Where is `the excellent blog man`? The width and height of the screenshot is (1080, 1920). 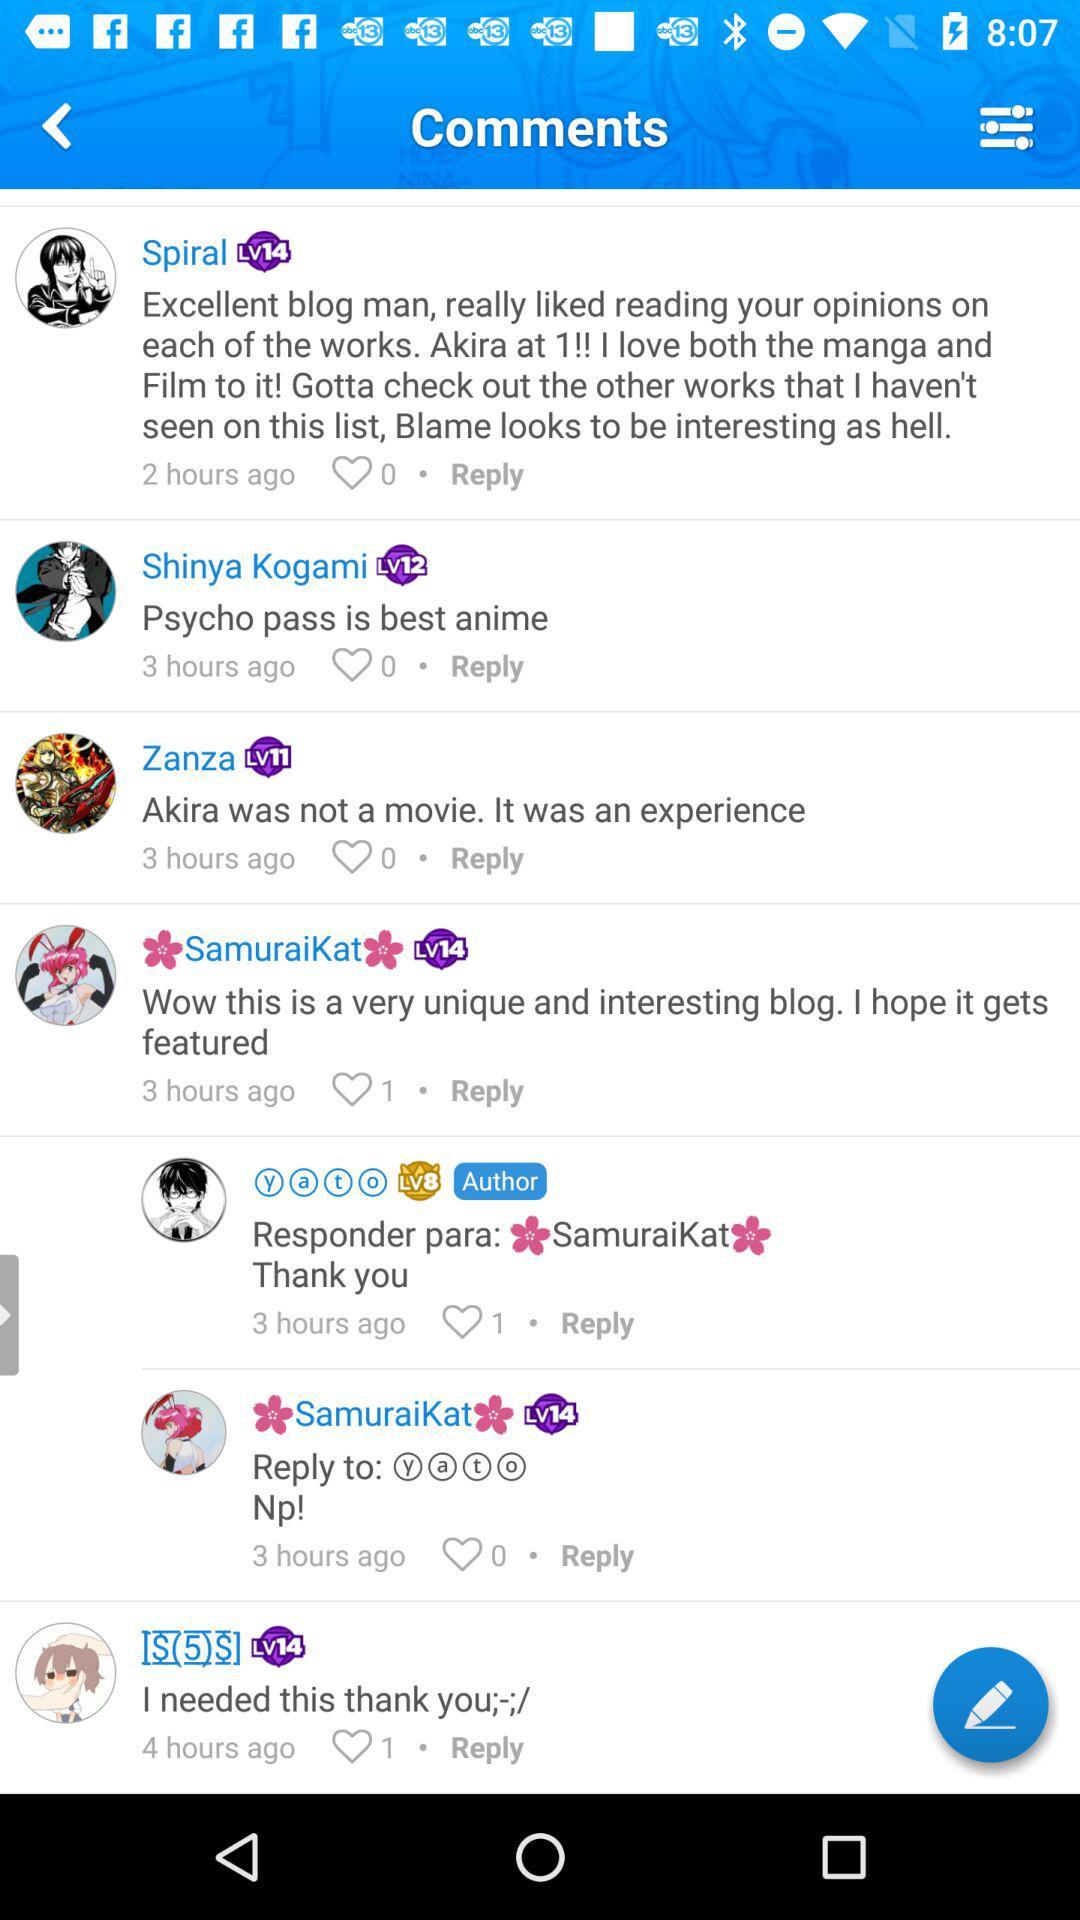 the excellent blog man is located at coordinates (596, 363).